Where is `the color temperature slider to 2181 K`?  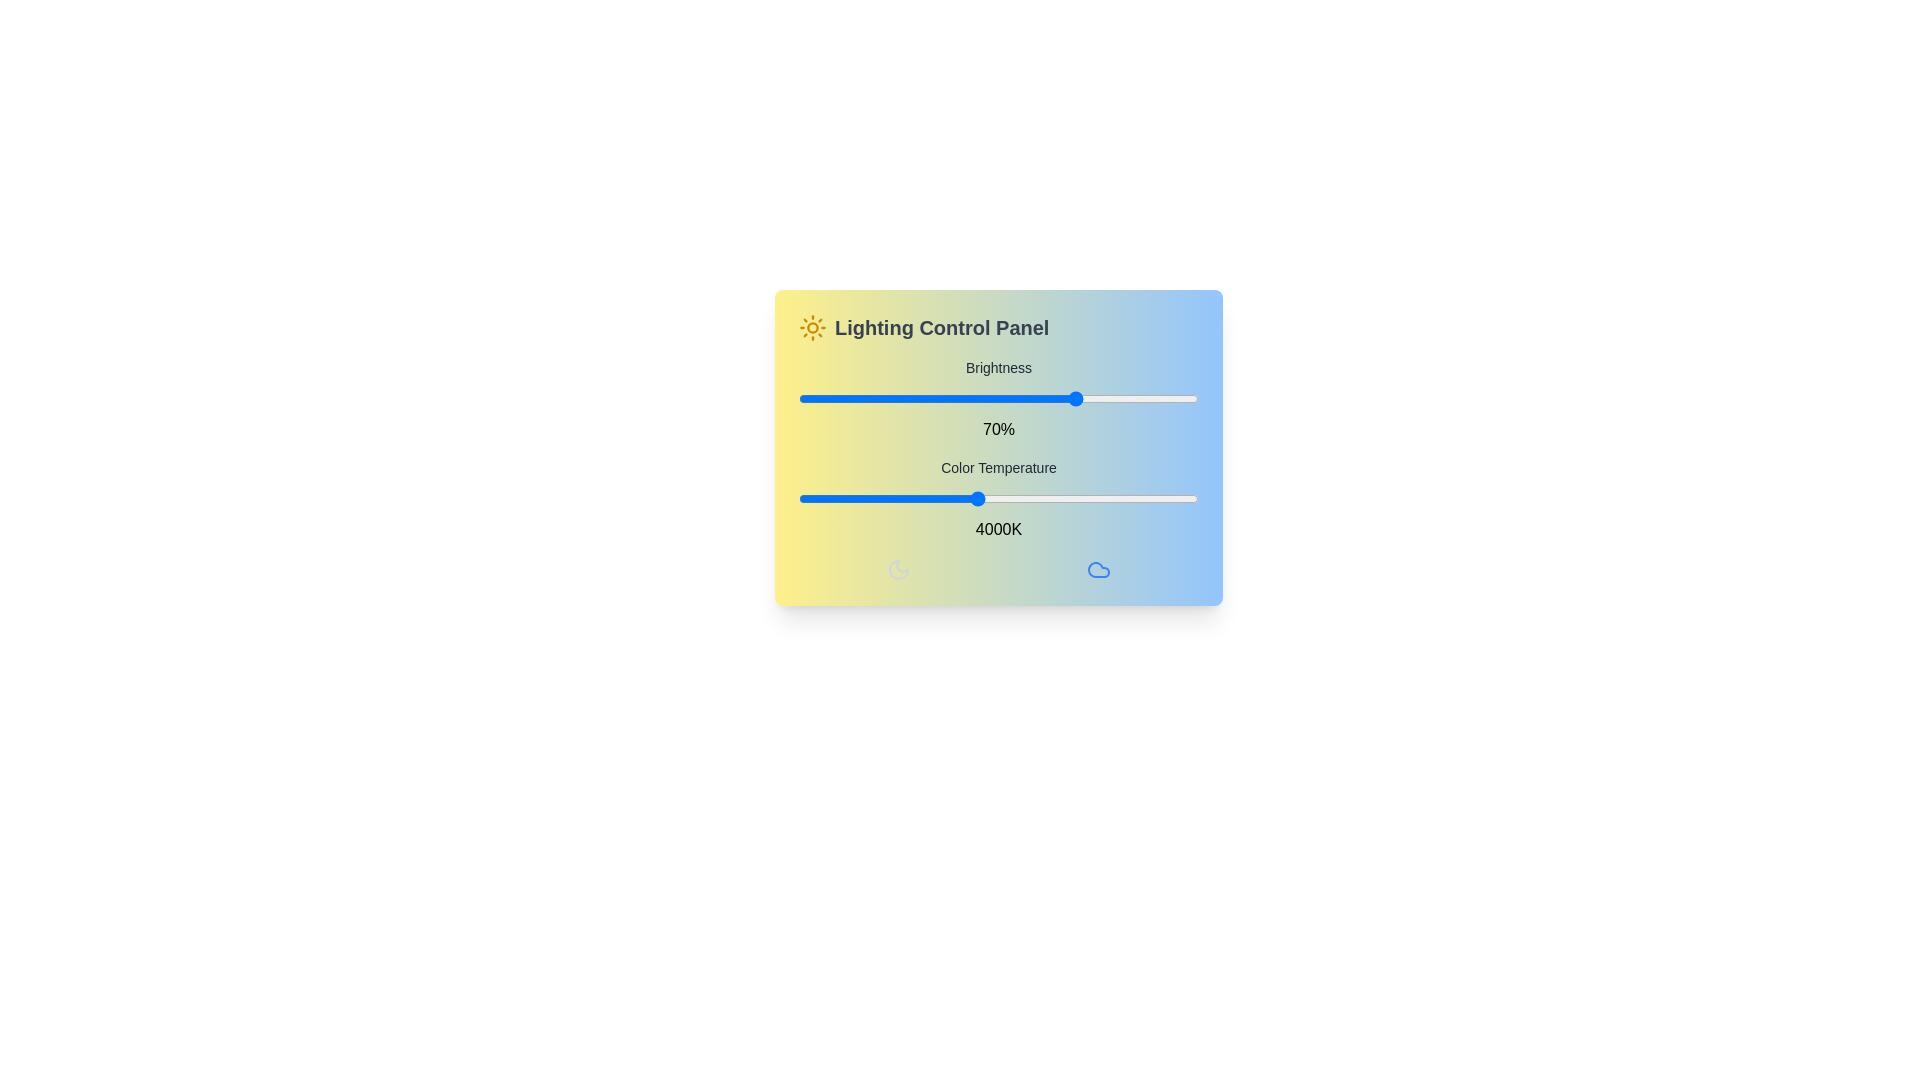
the color temperature slider to 2181 K is located at coordinates (815, 497).